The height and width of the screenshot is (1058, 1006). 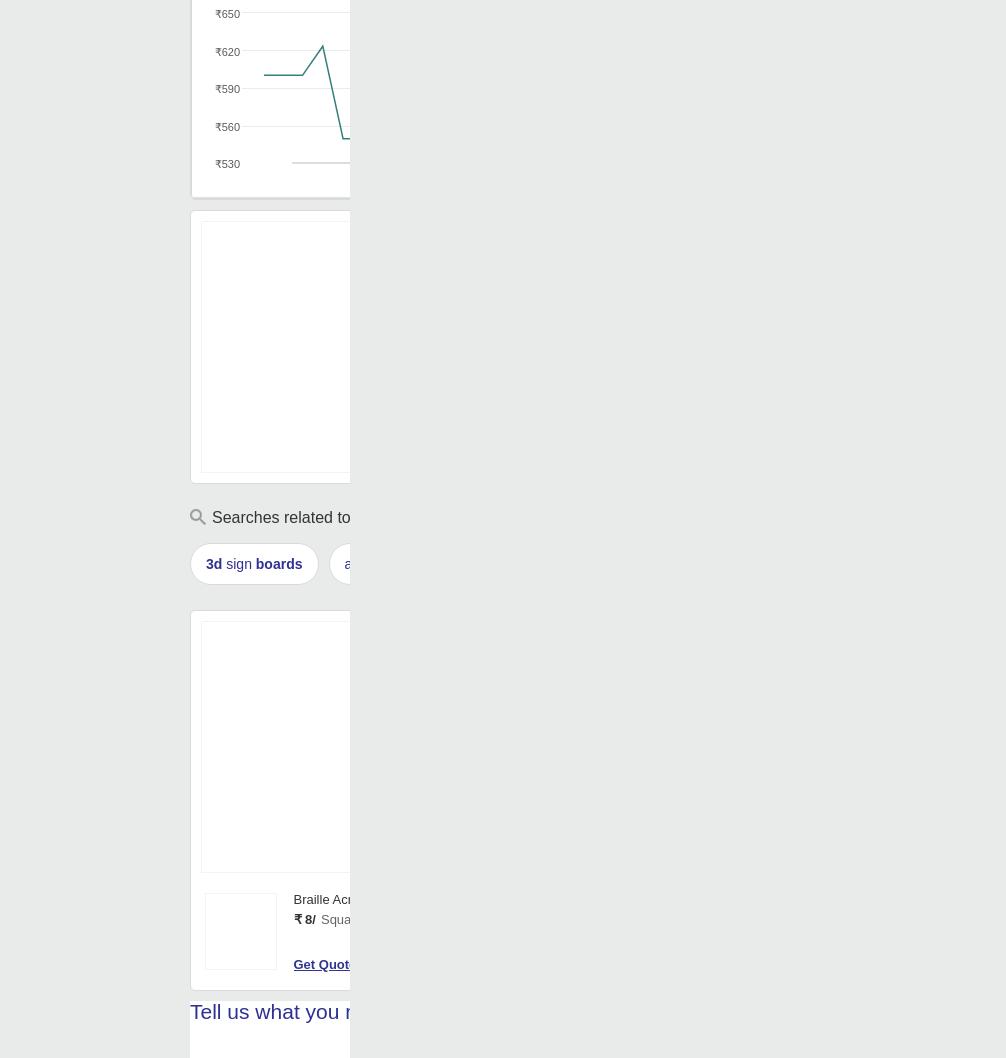 What do you see at coordinates (827, 177) in the screenshot?
I see `'Oct '23'` at bounding box center [827, 177].